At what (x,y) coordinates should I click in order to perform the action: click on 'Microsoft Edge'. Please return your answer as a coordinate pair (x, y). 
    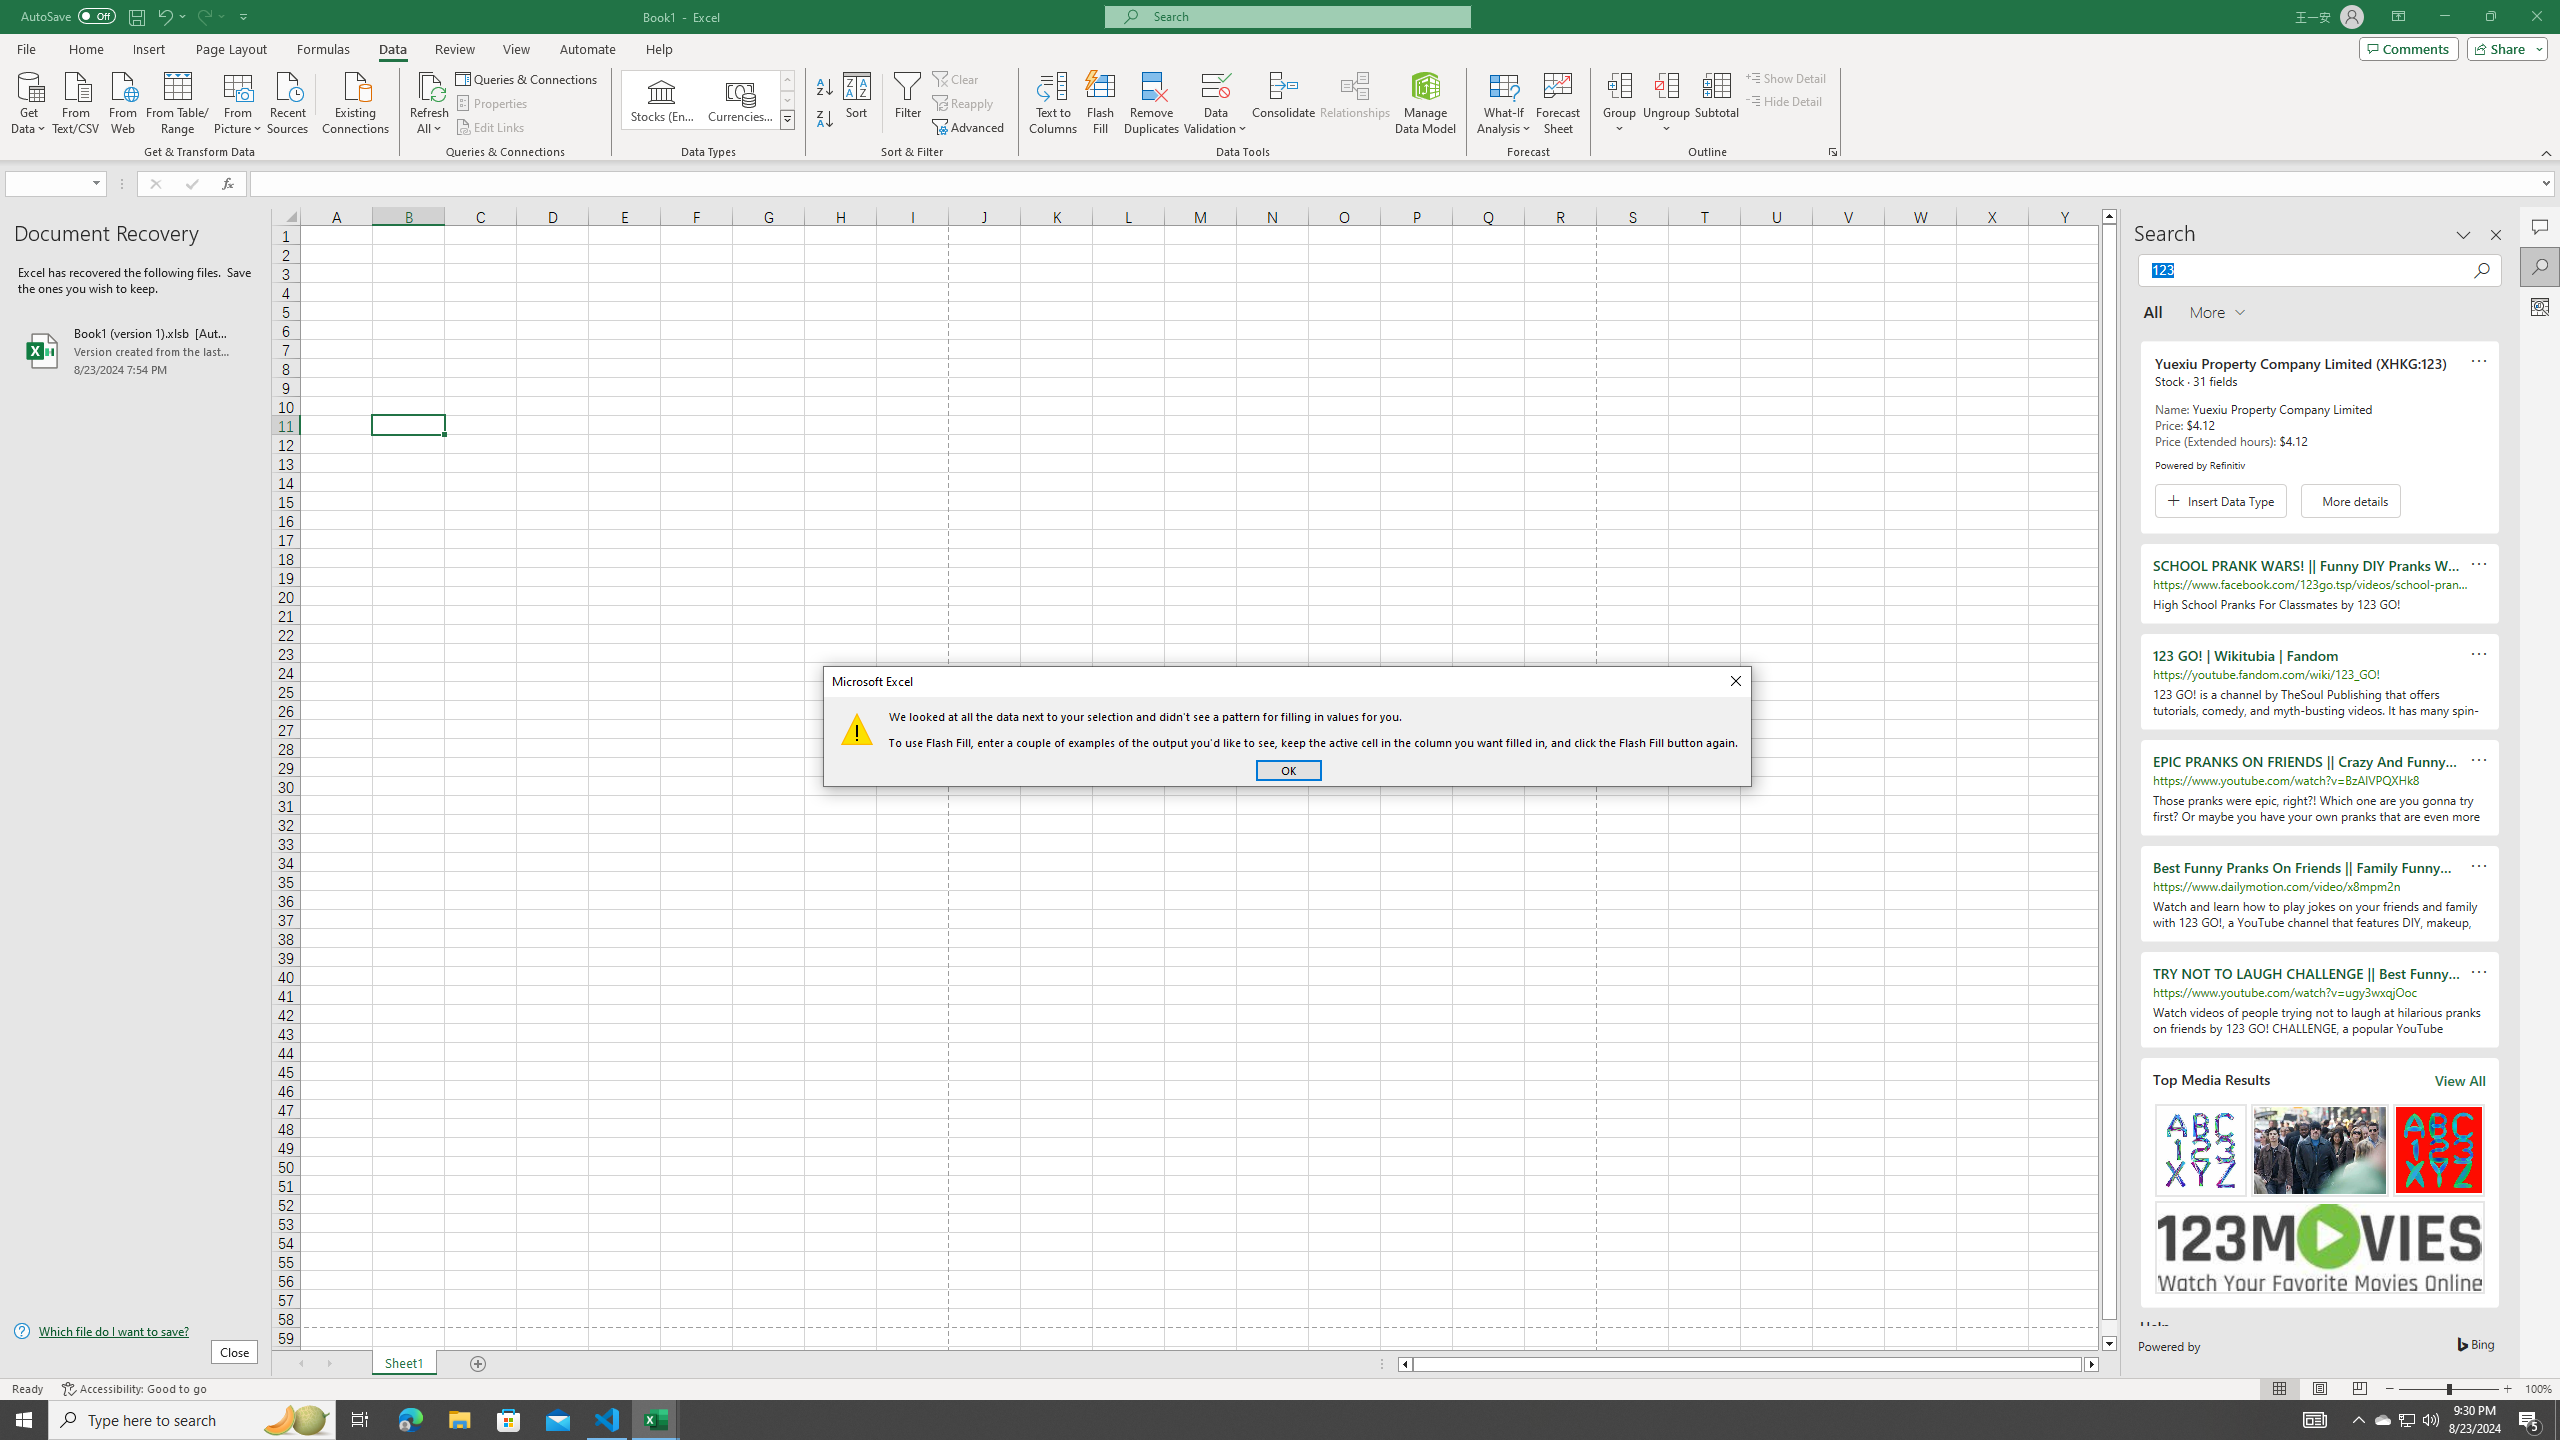
    Looking at the image, I should click on (409, 1418).